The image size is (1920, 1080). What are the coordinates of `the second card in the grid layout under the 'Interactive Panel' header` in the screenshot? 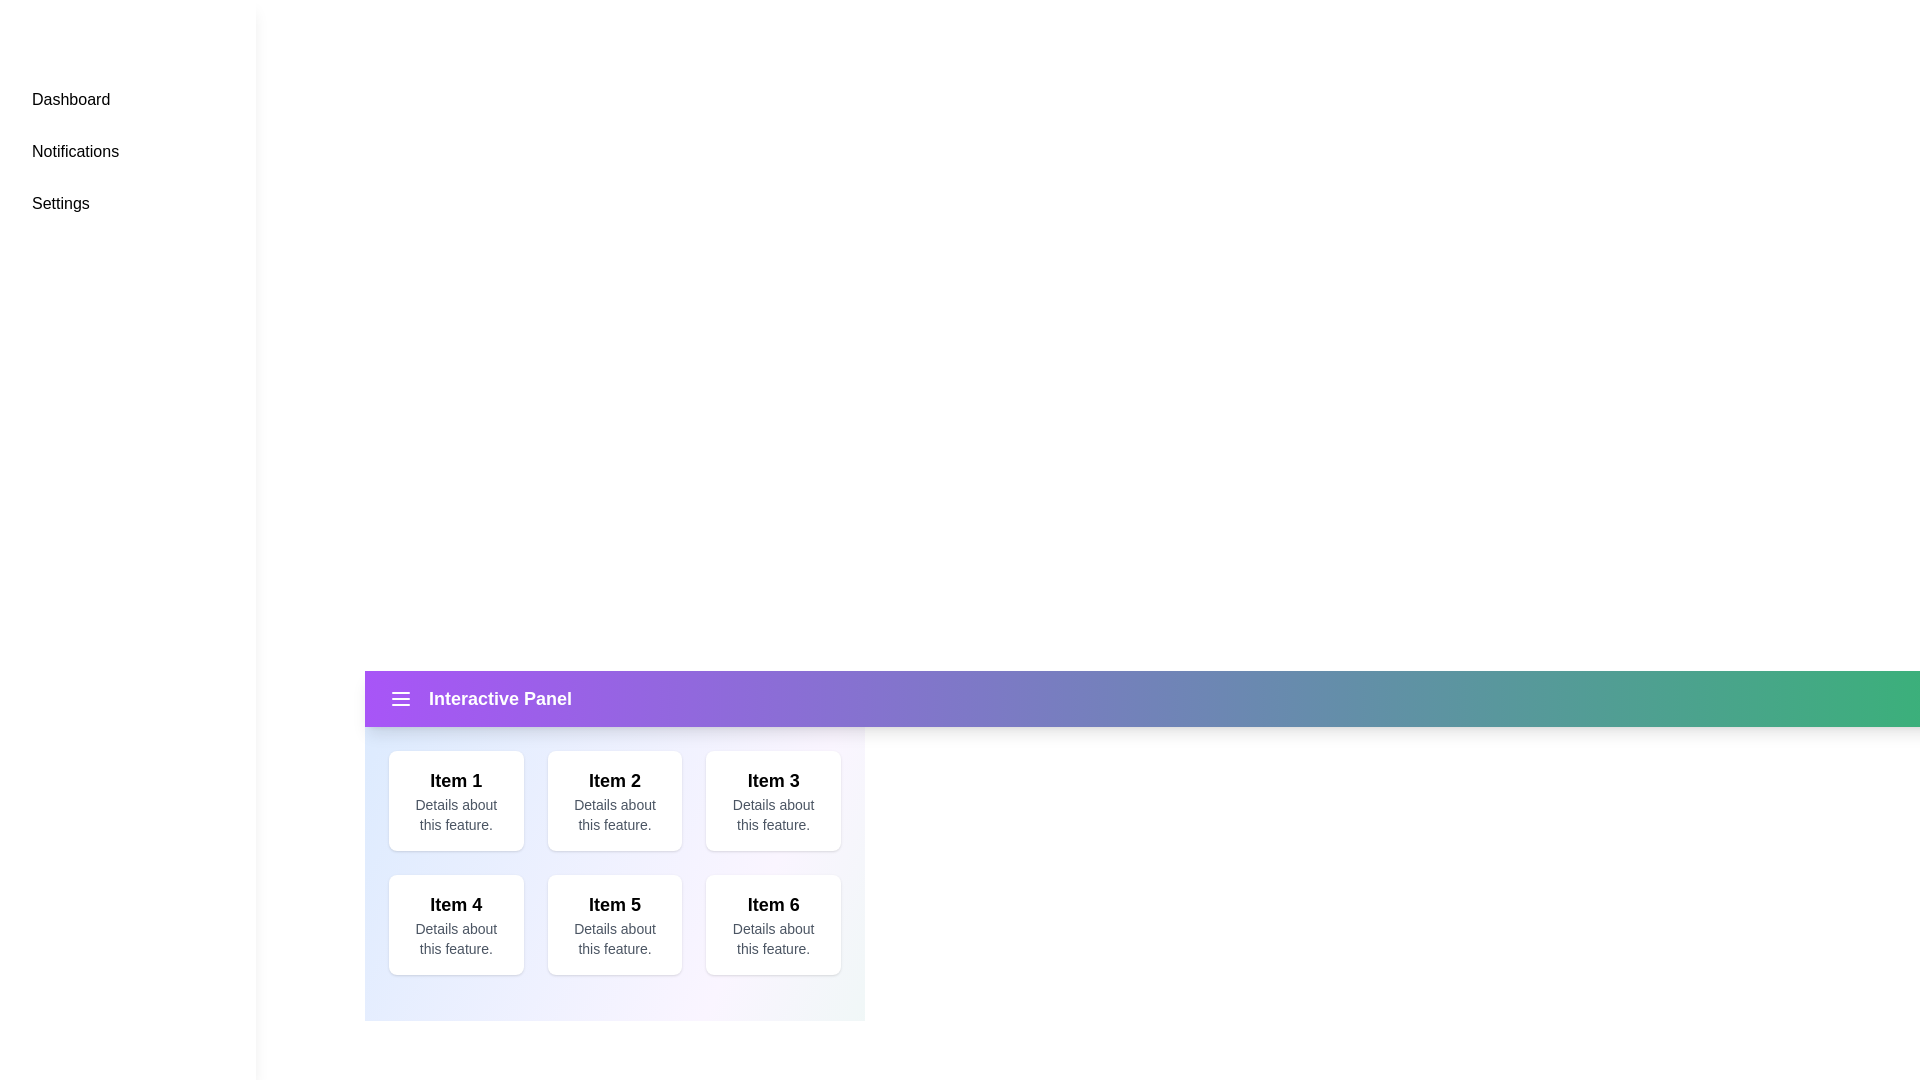 It's located at (613, 833).